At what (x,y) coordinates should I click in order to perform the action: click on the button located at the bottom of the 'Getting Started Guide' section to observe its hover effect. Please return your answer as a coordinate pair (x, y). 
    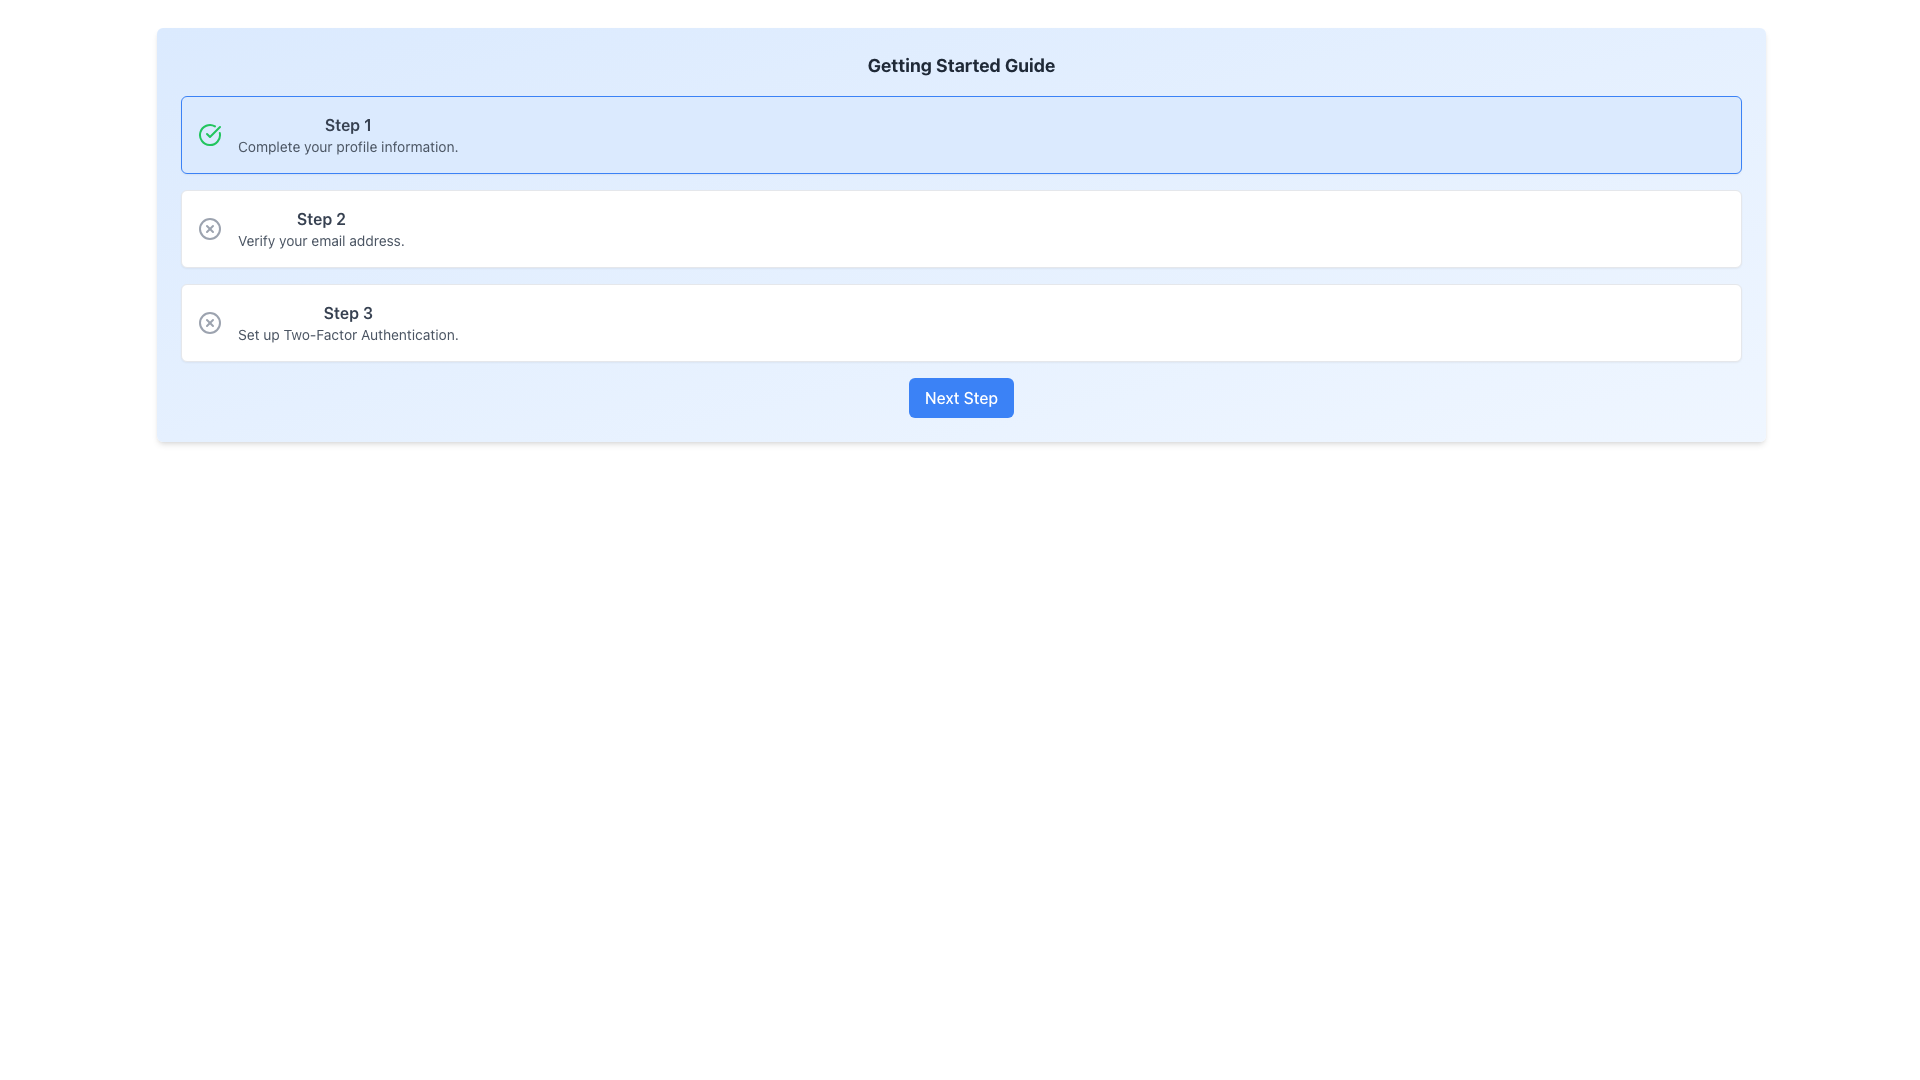
    Looking at the image, I should click on (961, 397).